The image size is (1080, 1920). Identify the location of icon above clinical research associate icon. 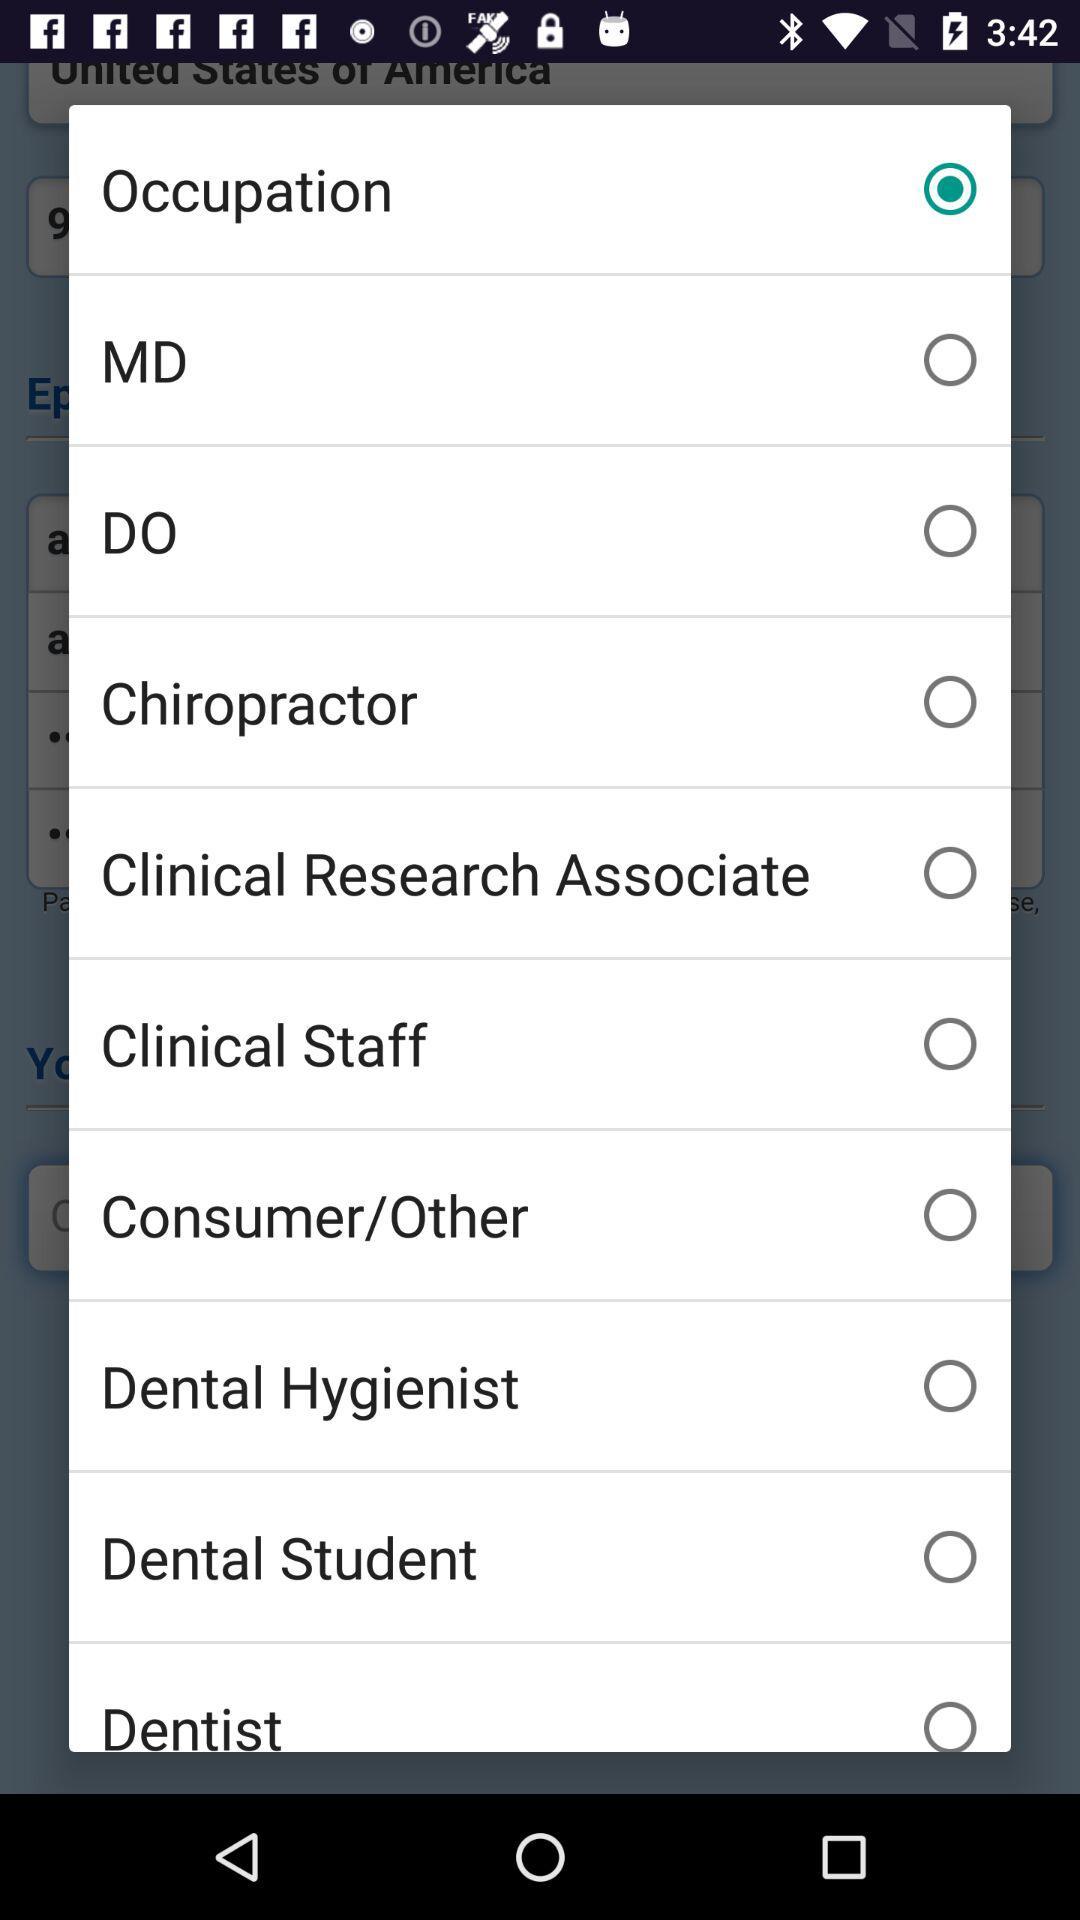
(540, 701).